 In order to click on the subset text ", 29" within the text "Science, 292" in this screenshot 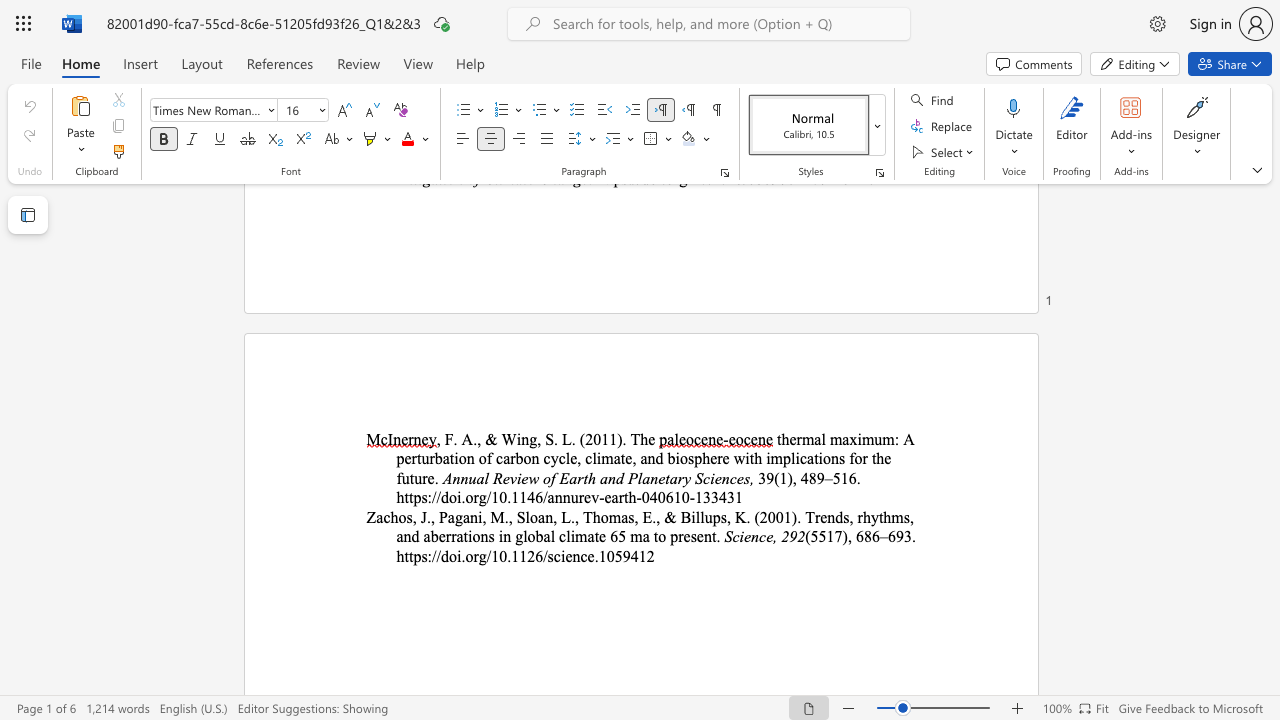, I will do `click(772, 535)`.